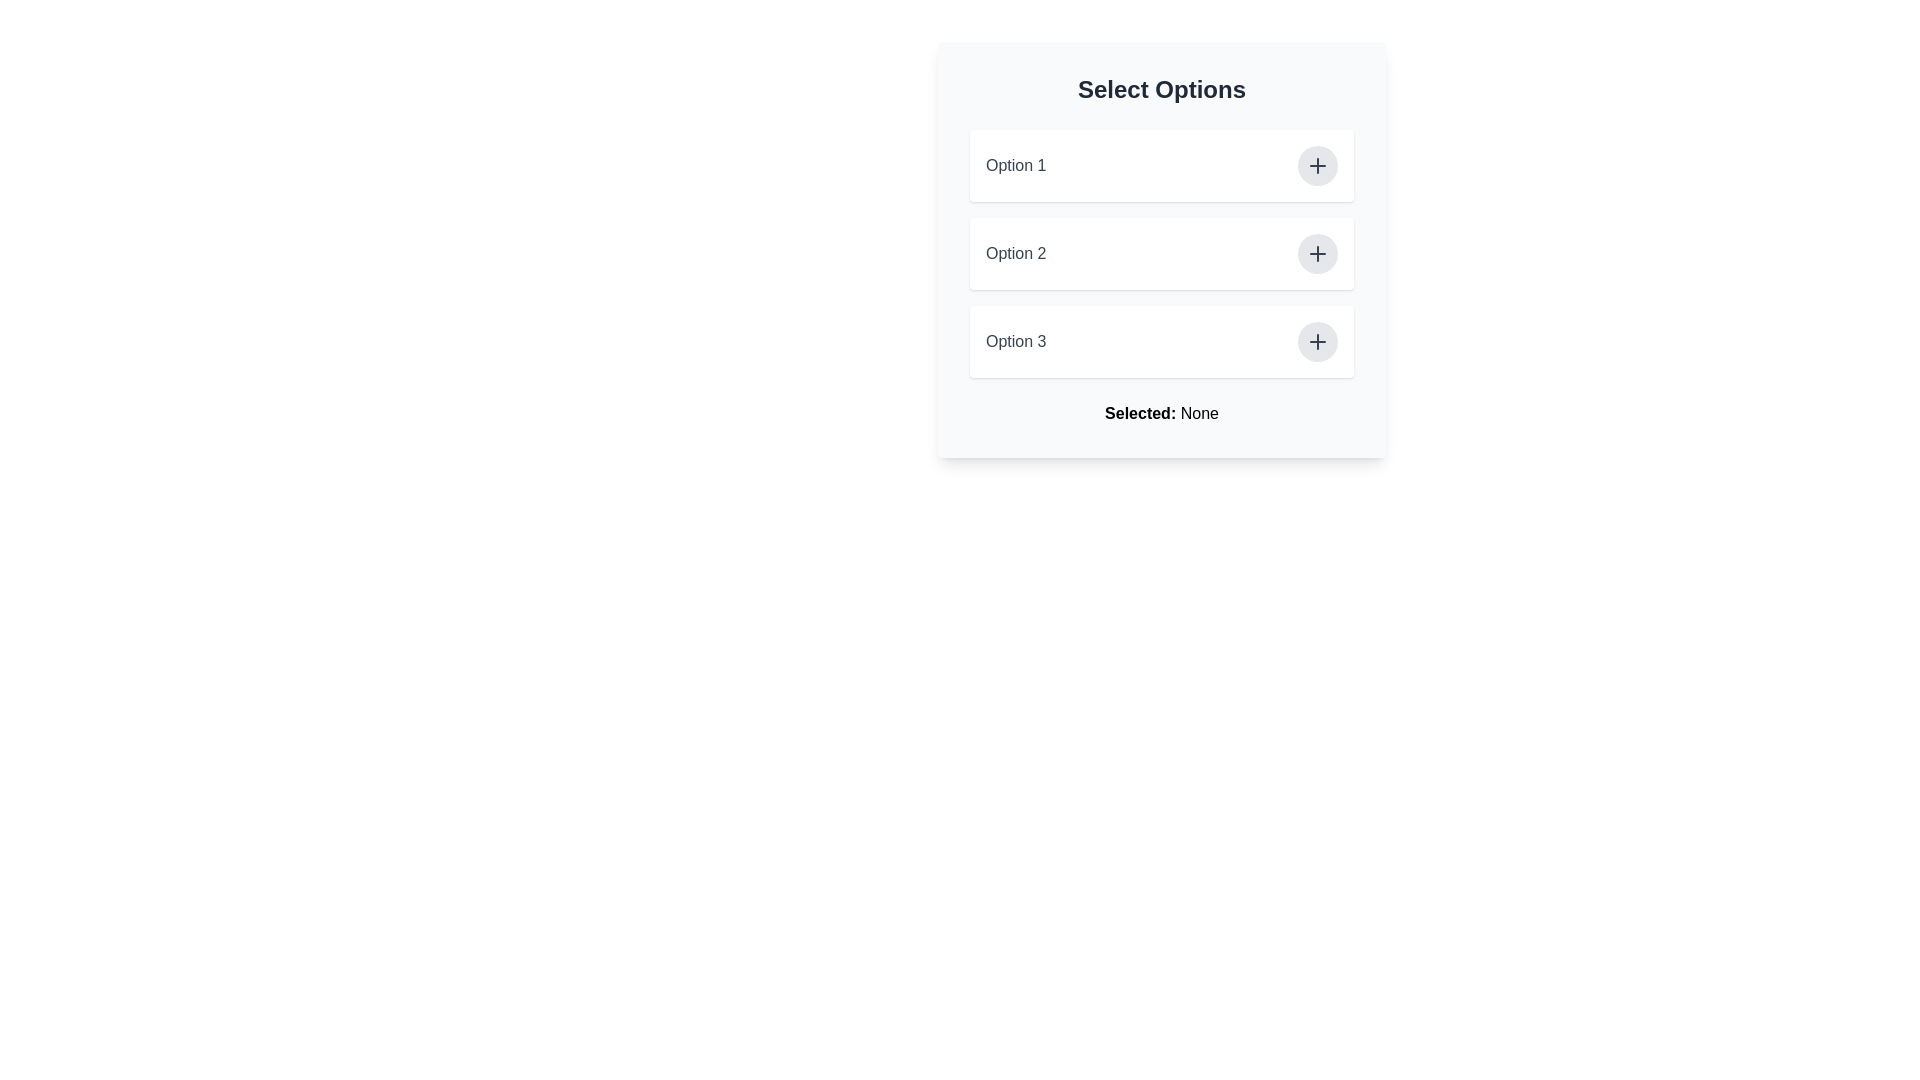 This screenshot has width=1920, height=1080. I want to click on the heading text labeled 'Select Options', which is styled in bold and larger font, positioned at the top of a card-like section, so click(1161, 88).